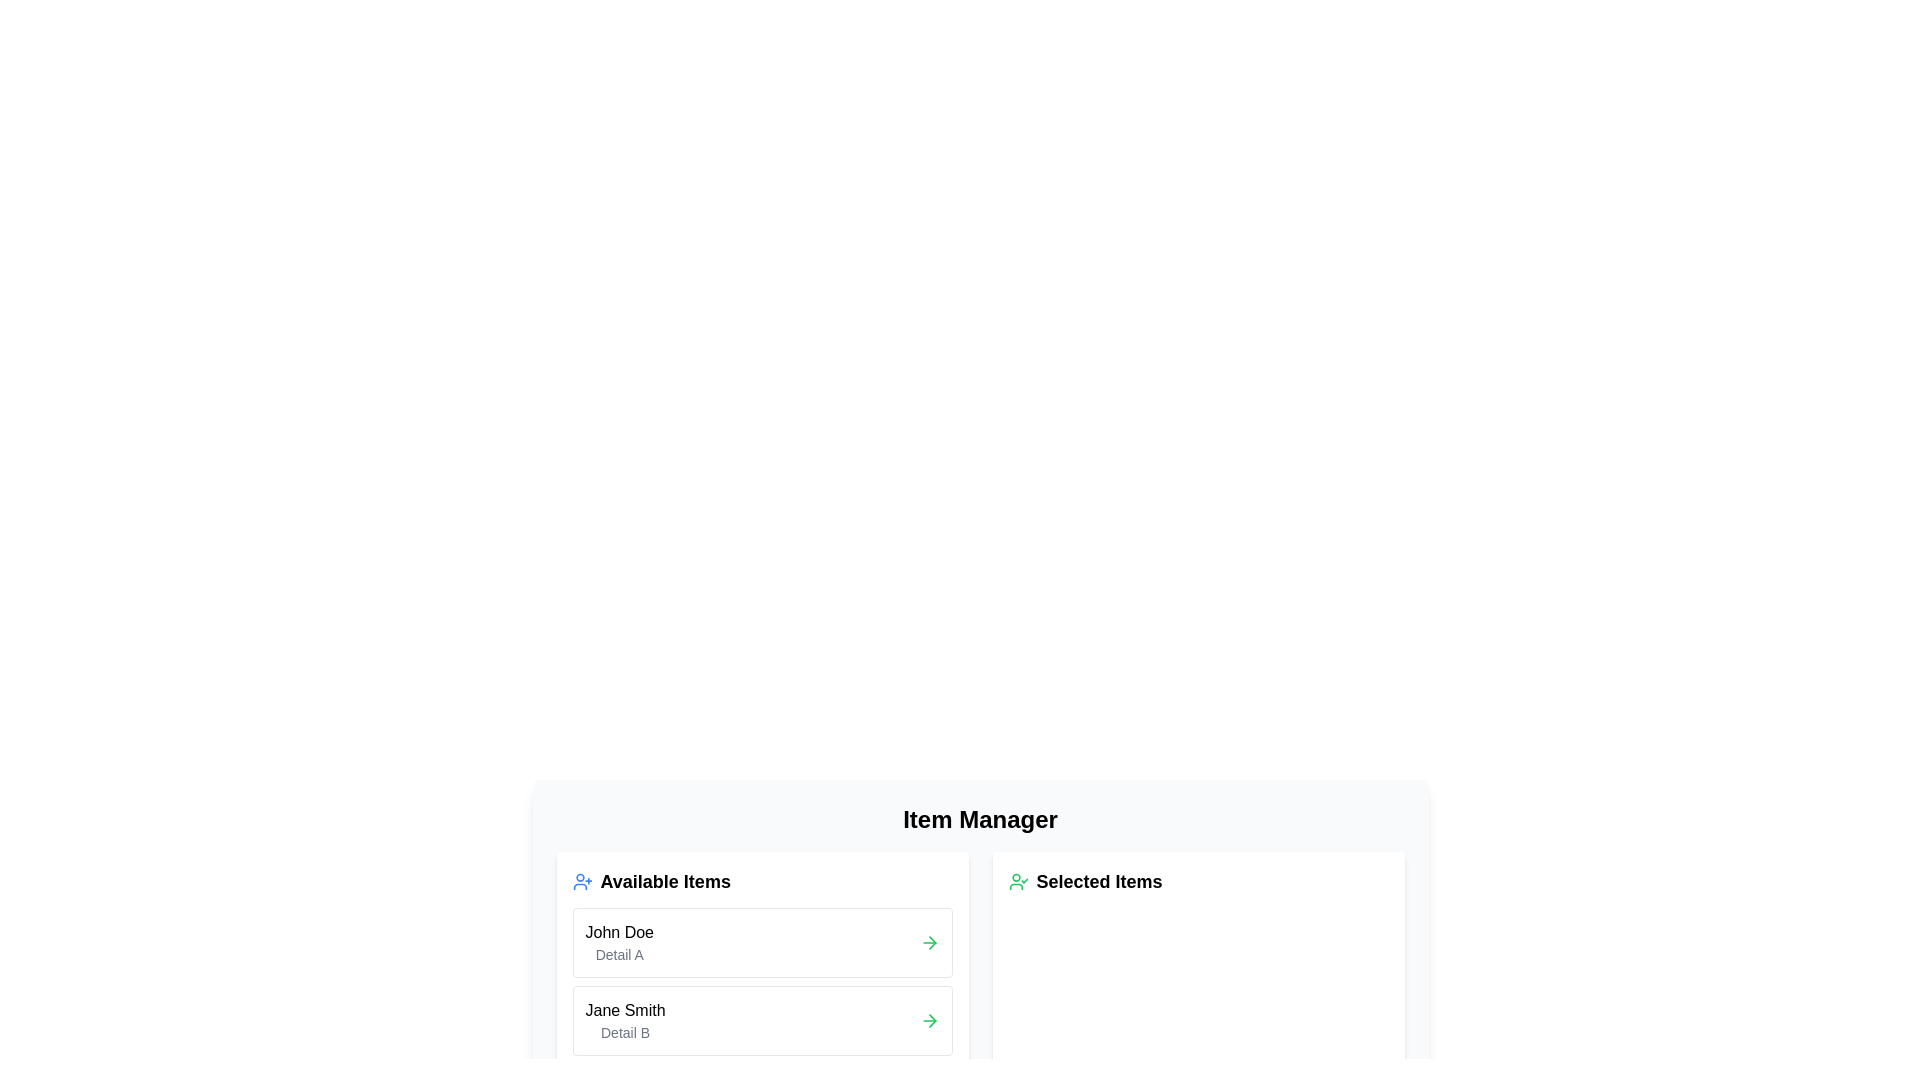 The width and height of the screenshot is (1920, 1080). Describe the element at coordinates (618, 954) in the screenshot. I see `the text label displaying 'Detail A' in light gray font, located below 'John Doe' in the 'Available Items' section` at that location.